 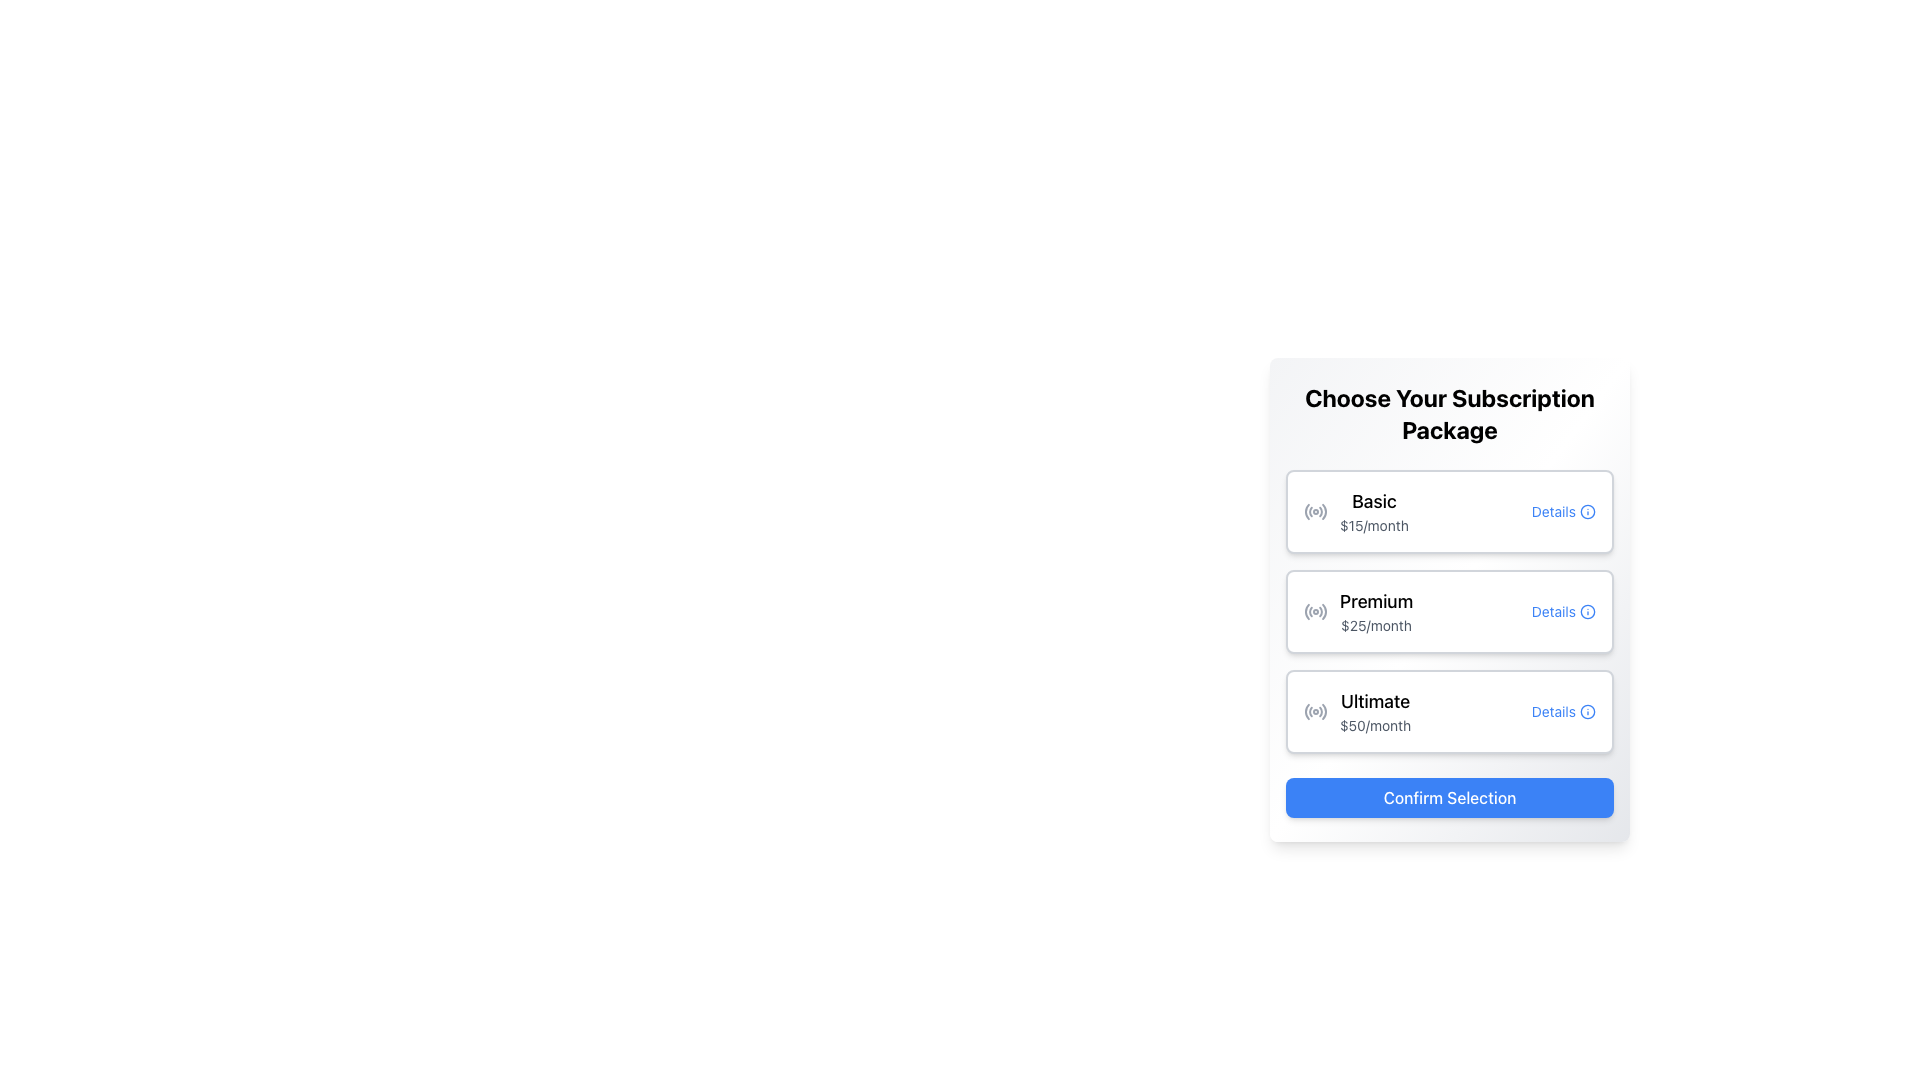 What do you see at coordinates (1307, 511) in the screenshot?
I see `the first curve of the radio icon representing the 'Basic' subscription package in the subscription selection menu` at bounding box center [1307, 511].